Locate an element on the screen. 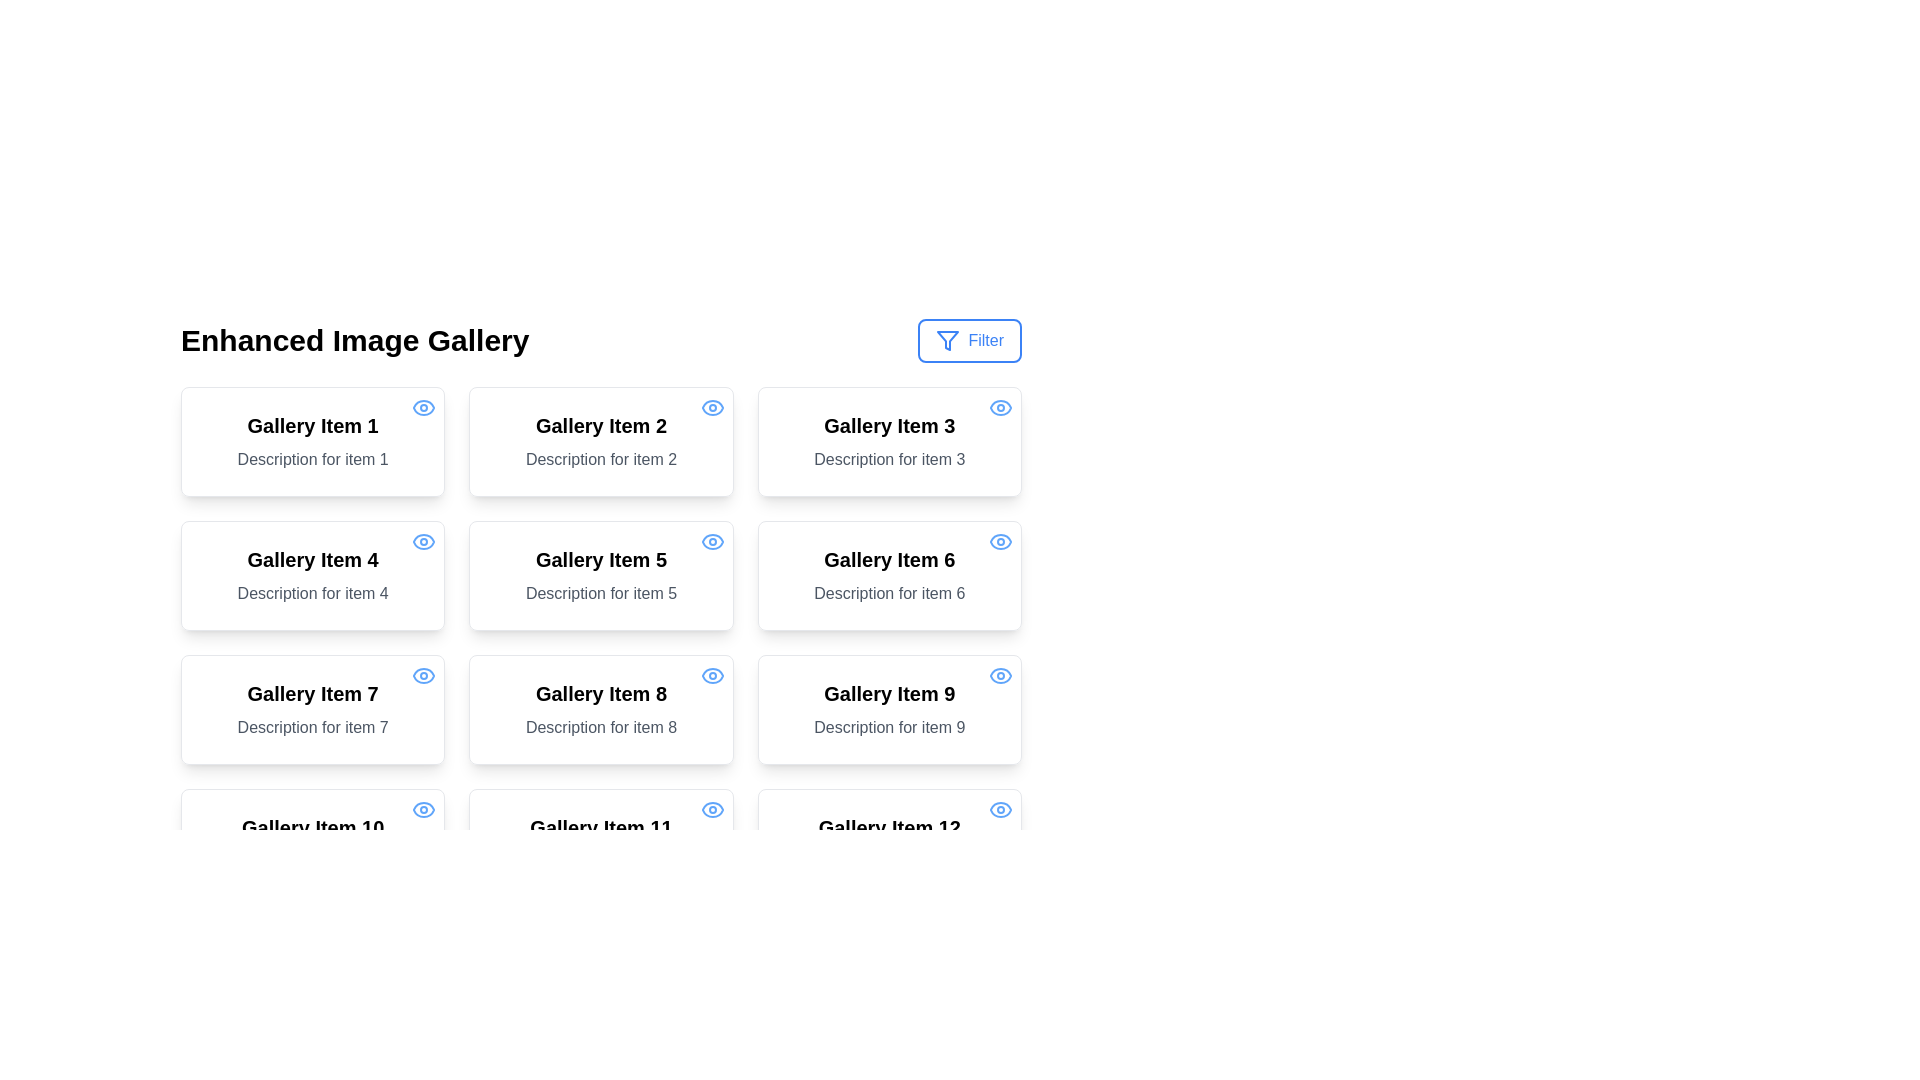  the Card component titled 'Gallery Item 9' which includes a description and an eye-shaped icon in the top-right corner is located at coordinates (888, 708).